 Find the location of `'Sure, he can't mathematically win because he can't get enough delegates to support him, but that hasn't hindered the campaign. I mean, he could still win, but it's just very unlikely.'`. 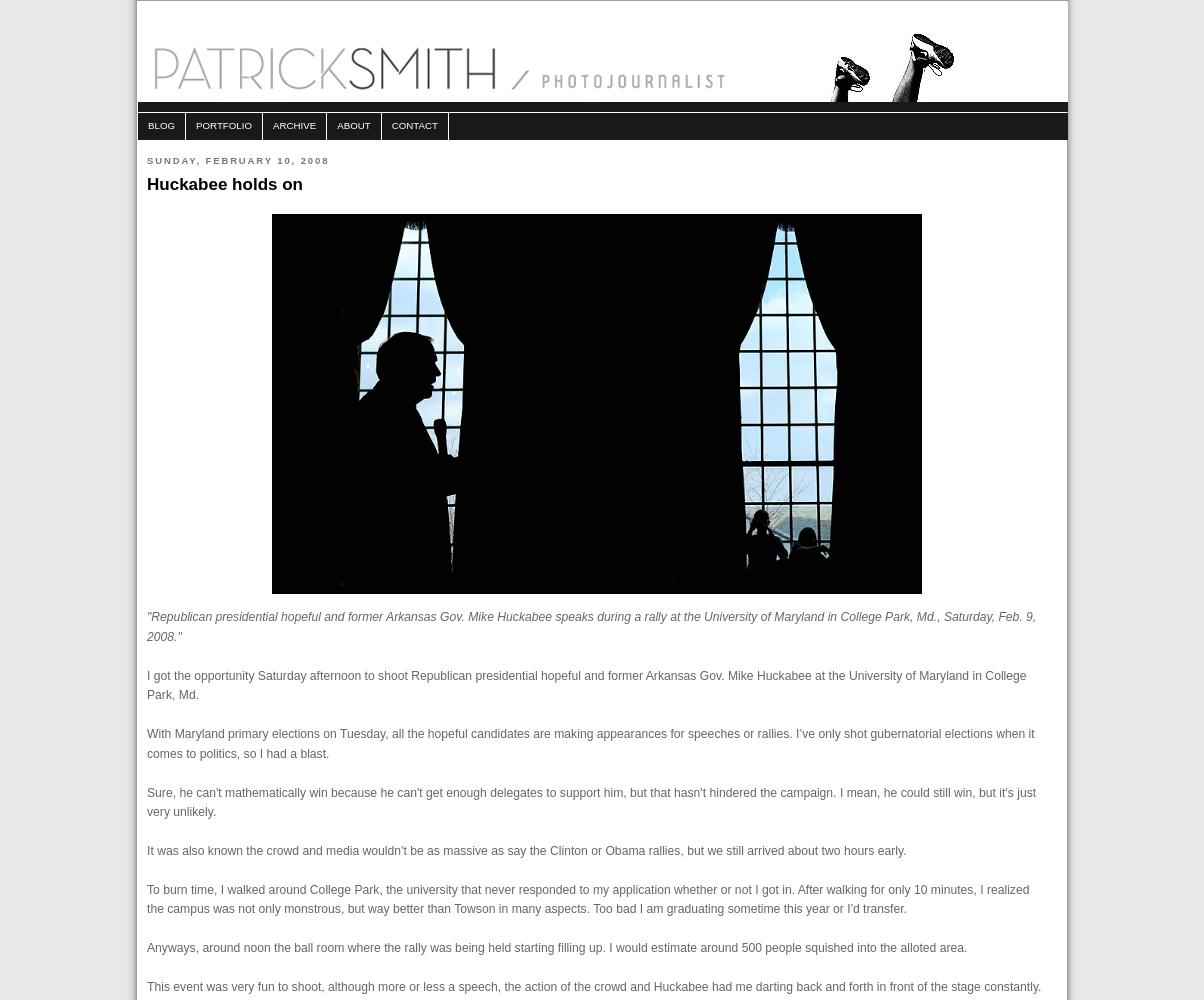

'Sure, he can't mathematically win because he can't get enough delegates to support him, but that hasn't hindered the campaign. I mean, he could still win, but it's just very unlikely.' is located at coordinates (147, 801).